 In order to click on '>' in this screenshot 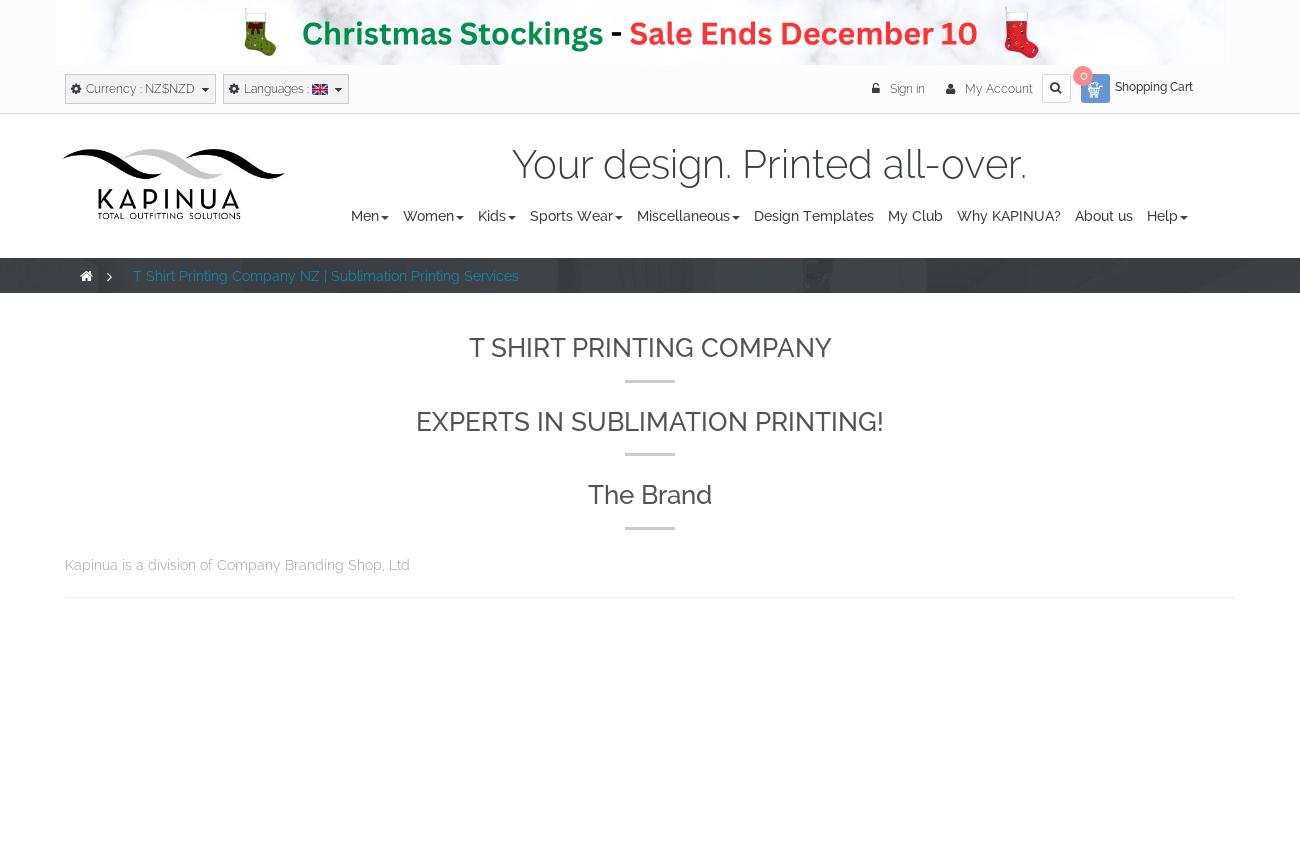, I will do `click(109, 275)`.